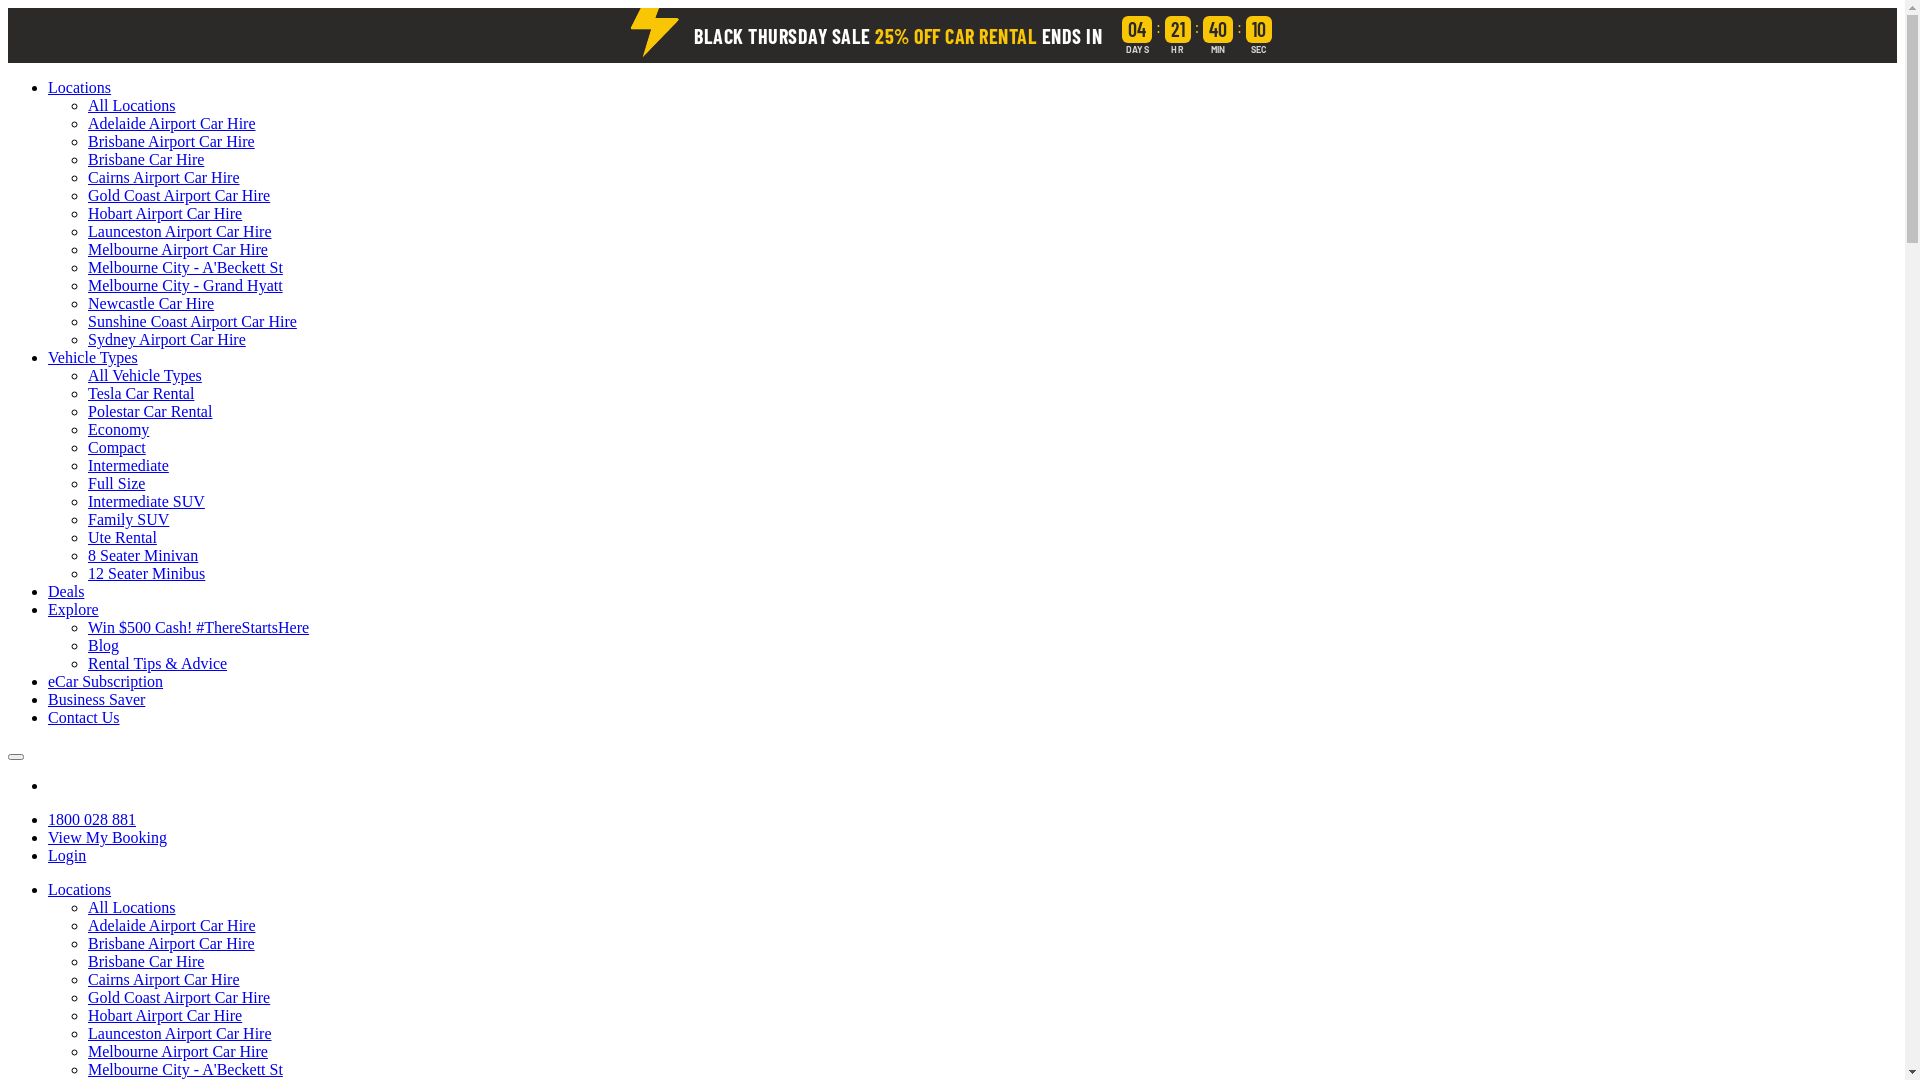  I want to click on 'Melbourne City - A'Beckett St', so click(185, 266).